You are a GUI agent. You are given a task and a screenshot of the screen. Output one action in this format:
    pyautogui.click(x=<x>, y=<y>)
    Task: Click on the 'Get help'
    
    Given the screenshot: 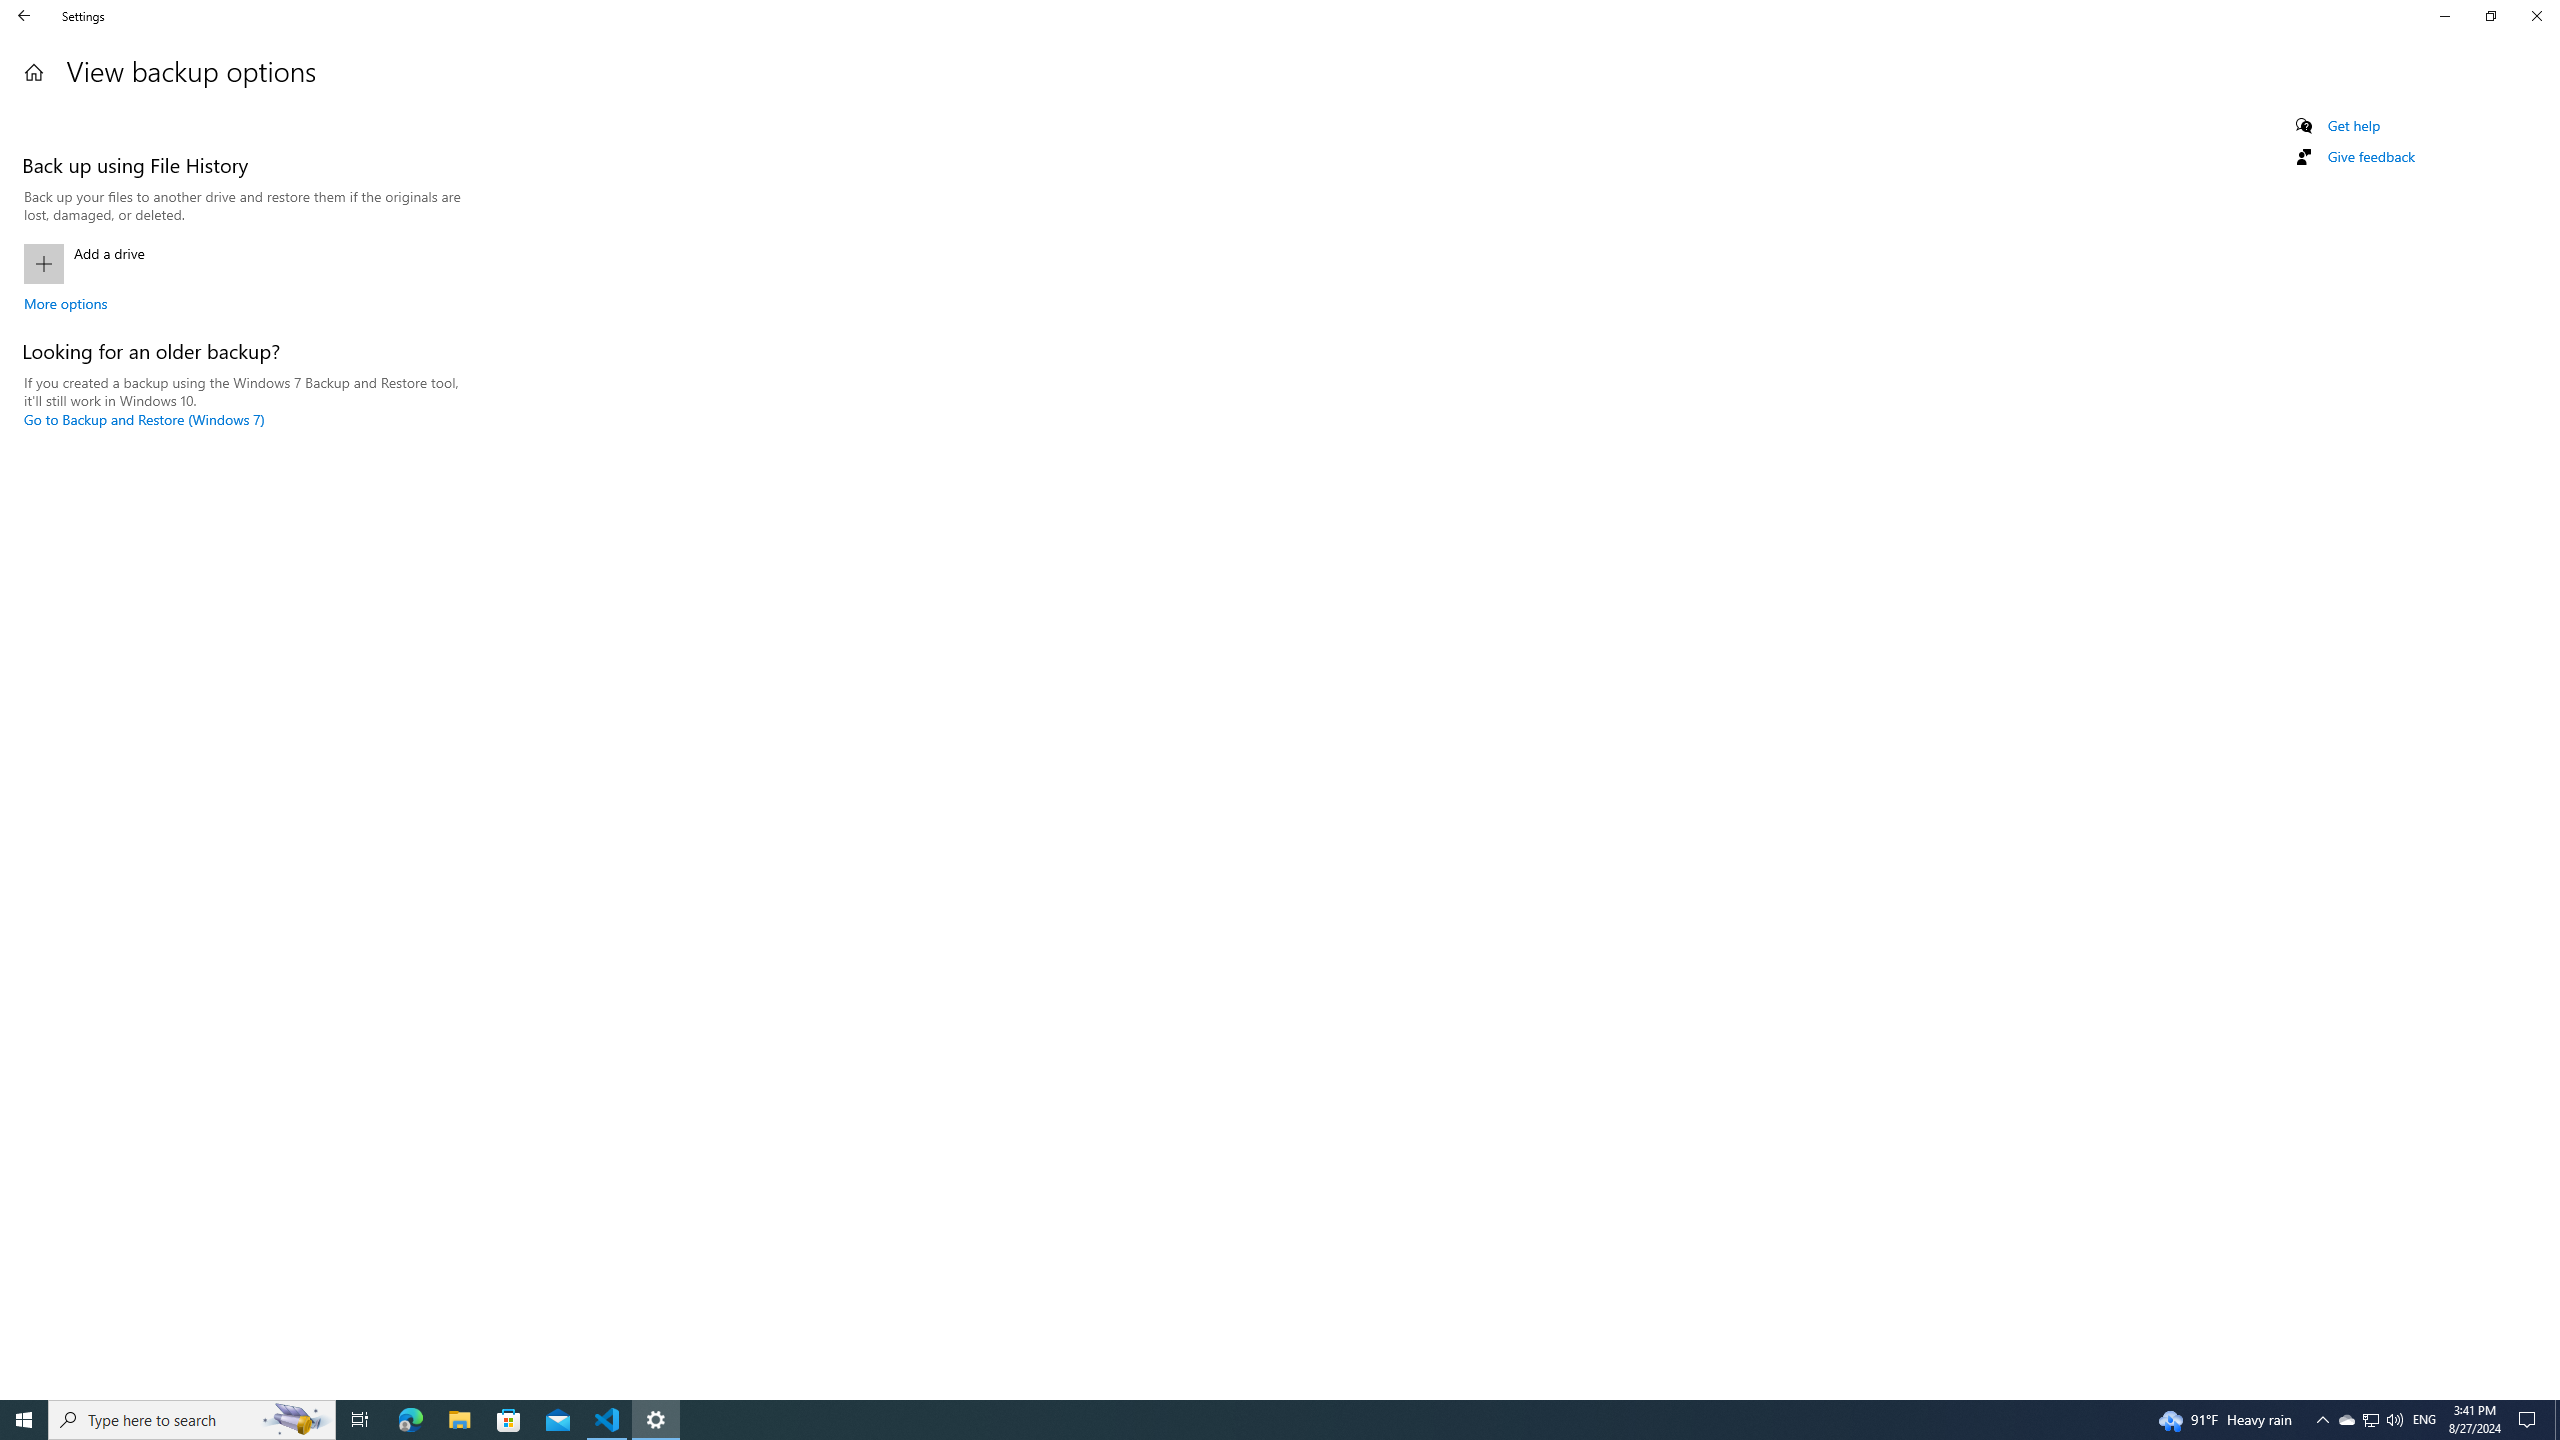 What is the action you would take?
    pyautogui.click(x=2352, y=125)
    